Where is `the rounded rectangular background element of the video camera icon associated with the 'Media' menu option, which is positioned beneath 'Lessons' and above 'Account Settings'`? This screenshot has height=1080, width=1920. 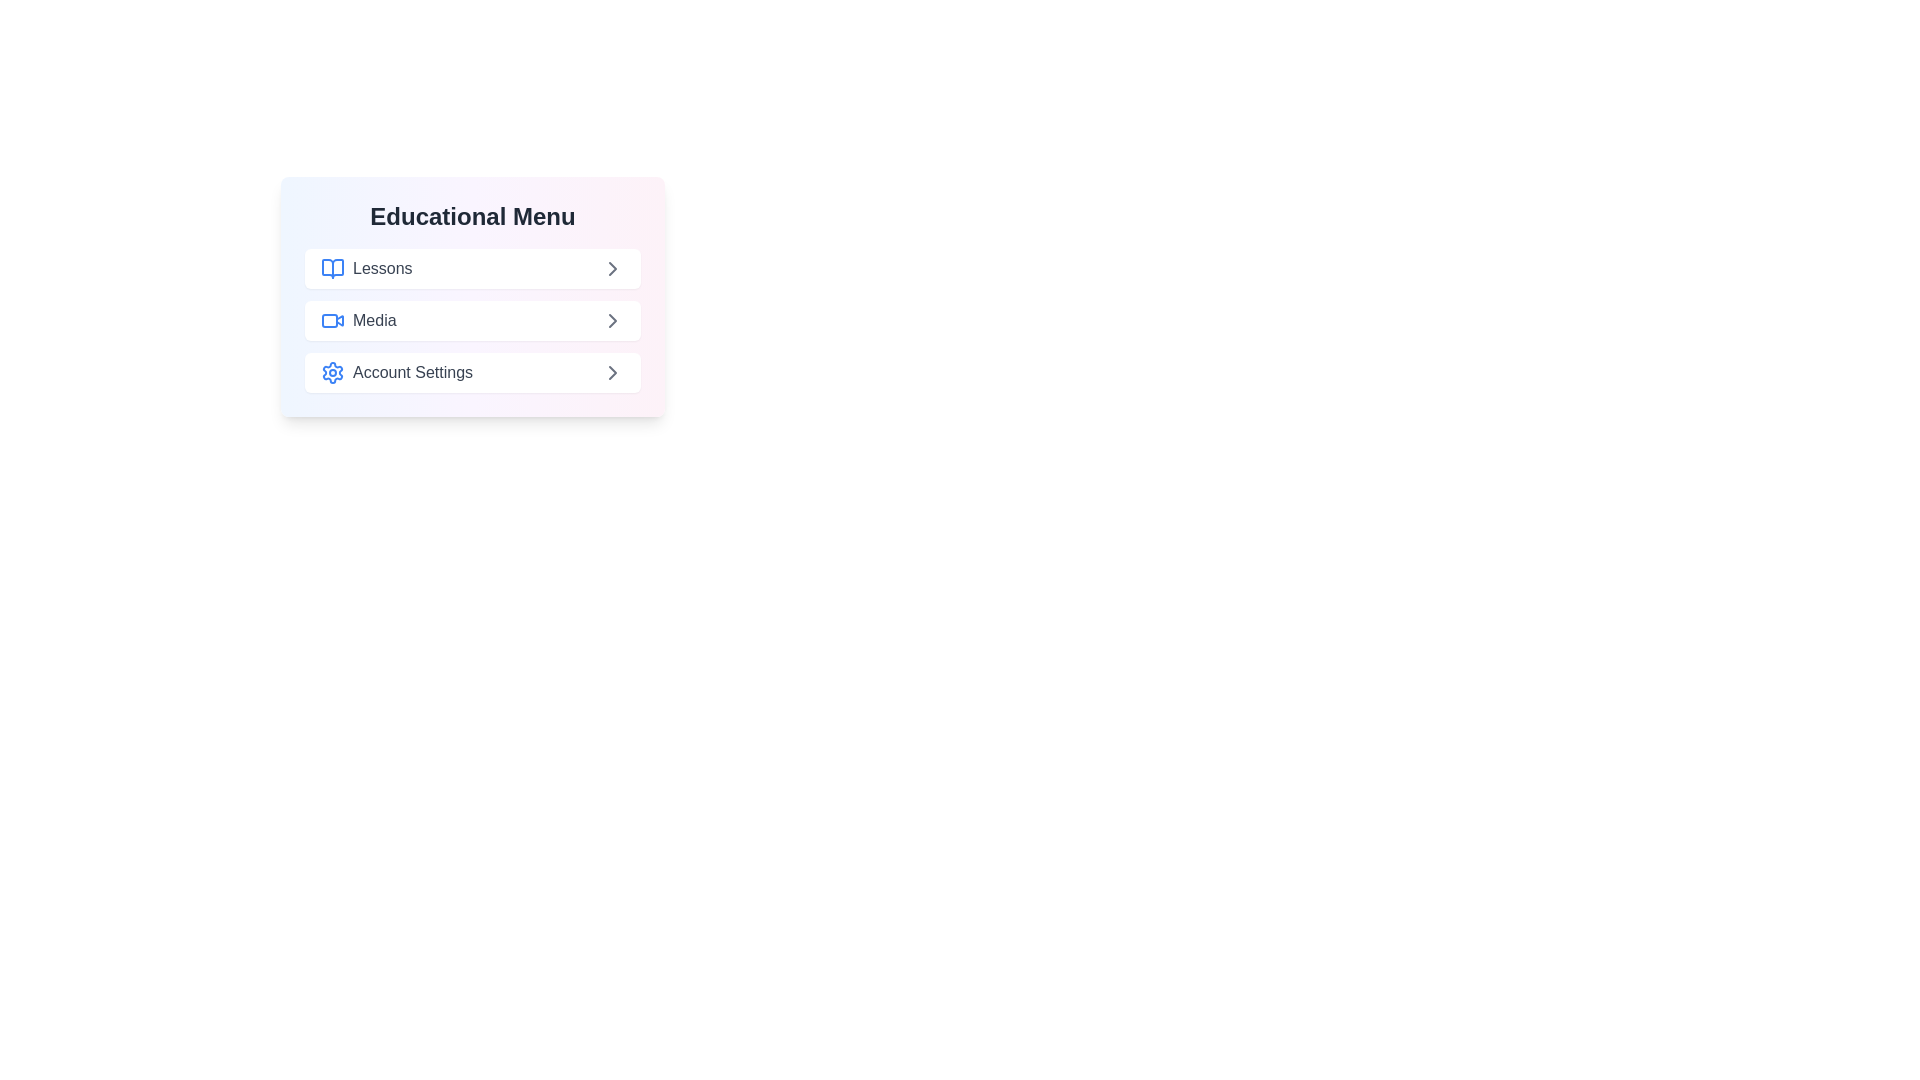 the rounded rectangular background element of the video camera icon associated with the 'Media' menu option, which is positioned beneath 'Lessons' and above 'Account Settings' is located at coordinates (330, 319).